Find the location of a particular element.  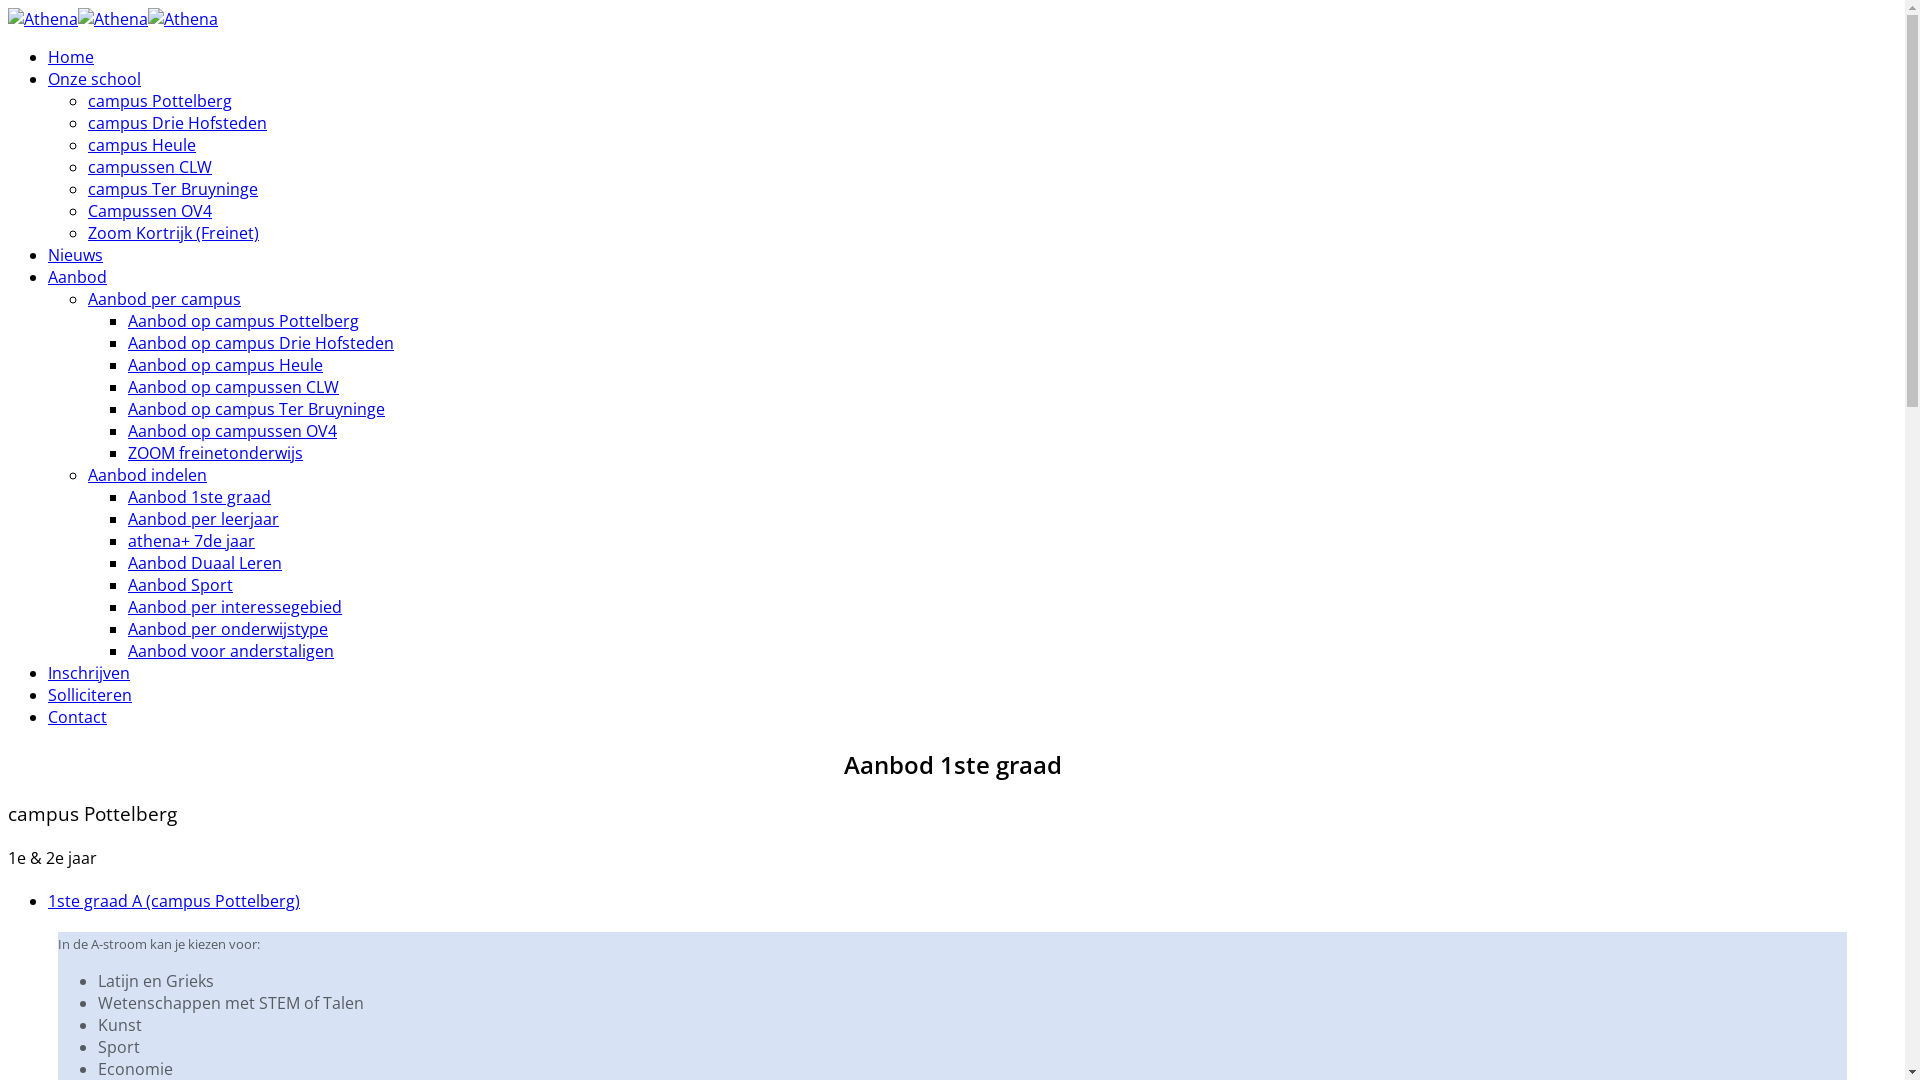

'Zoom Kortrijk (Freinet)' is located at coordinates (173, 231).